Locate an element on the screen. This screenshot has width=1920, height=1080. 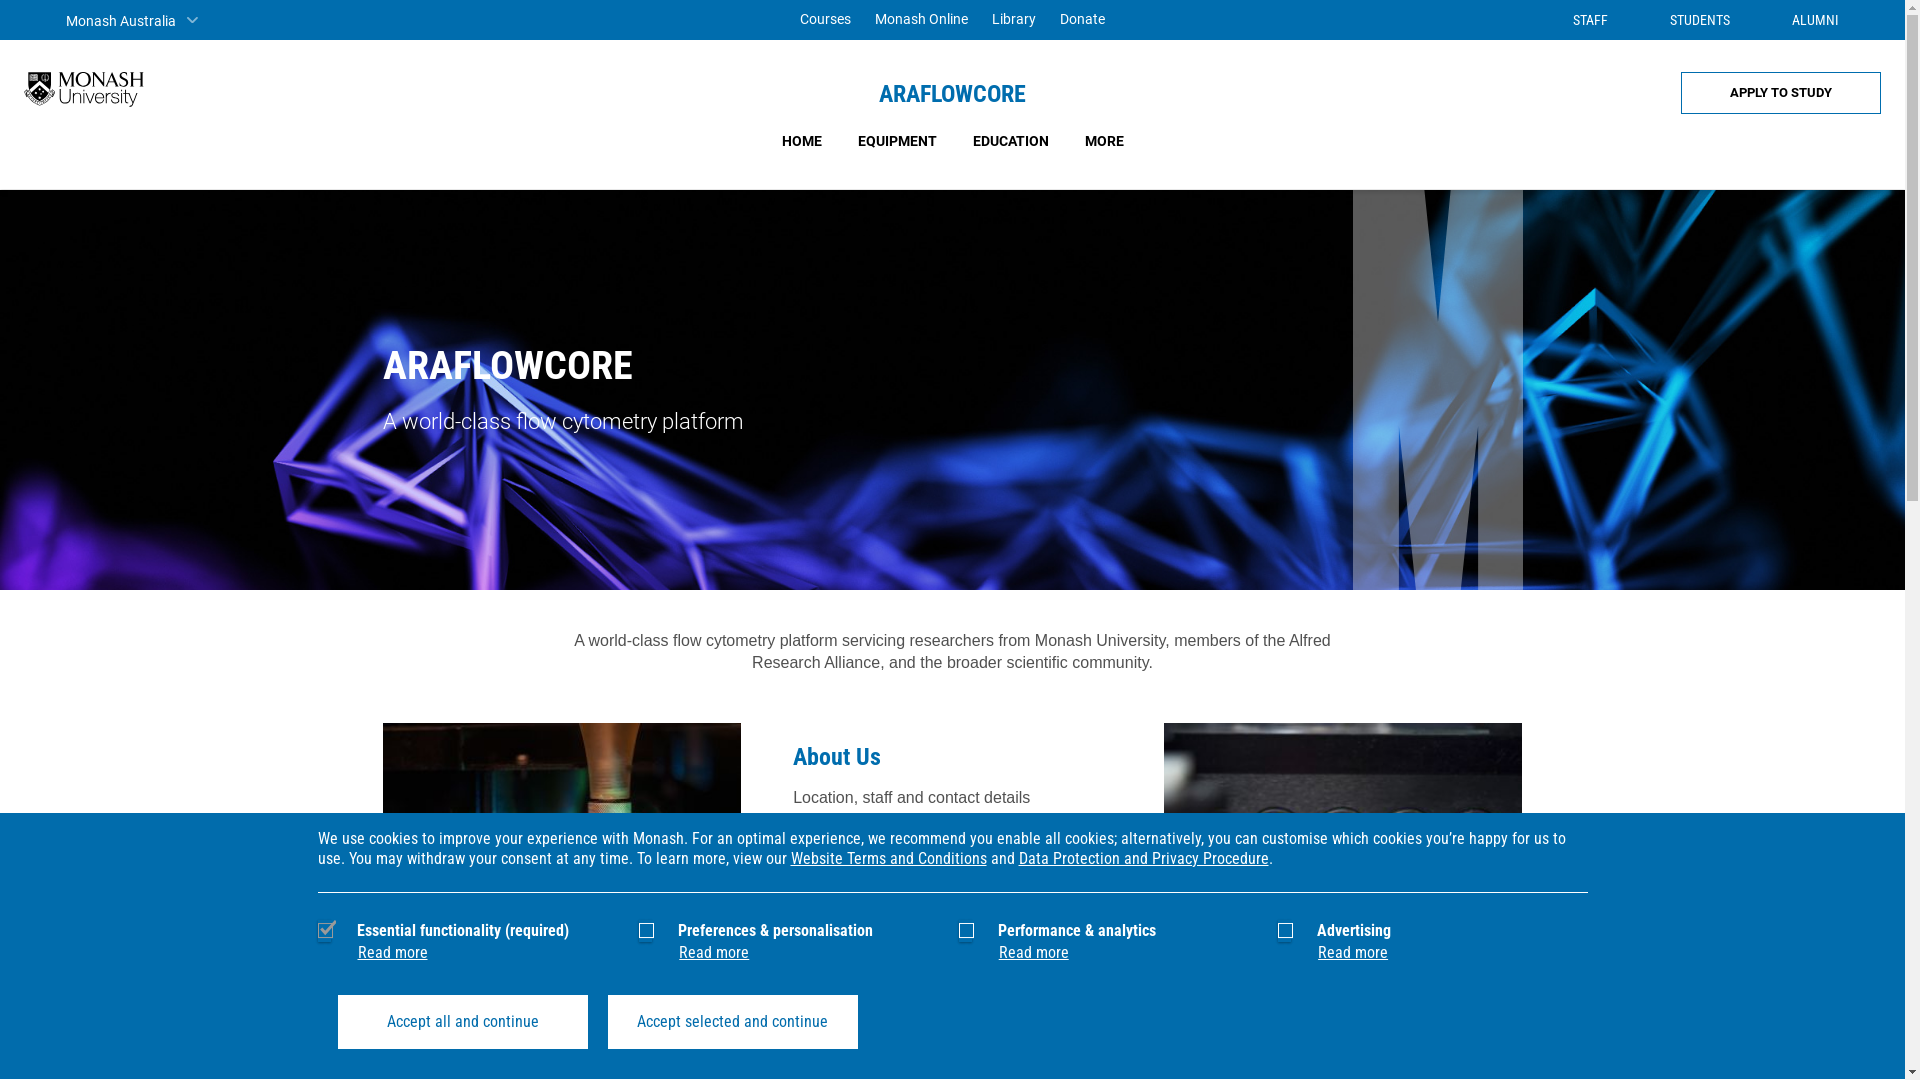
'Monash Online' is located at coordinates (920, 19).